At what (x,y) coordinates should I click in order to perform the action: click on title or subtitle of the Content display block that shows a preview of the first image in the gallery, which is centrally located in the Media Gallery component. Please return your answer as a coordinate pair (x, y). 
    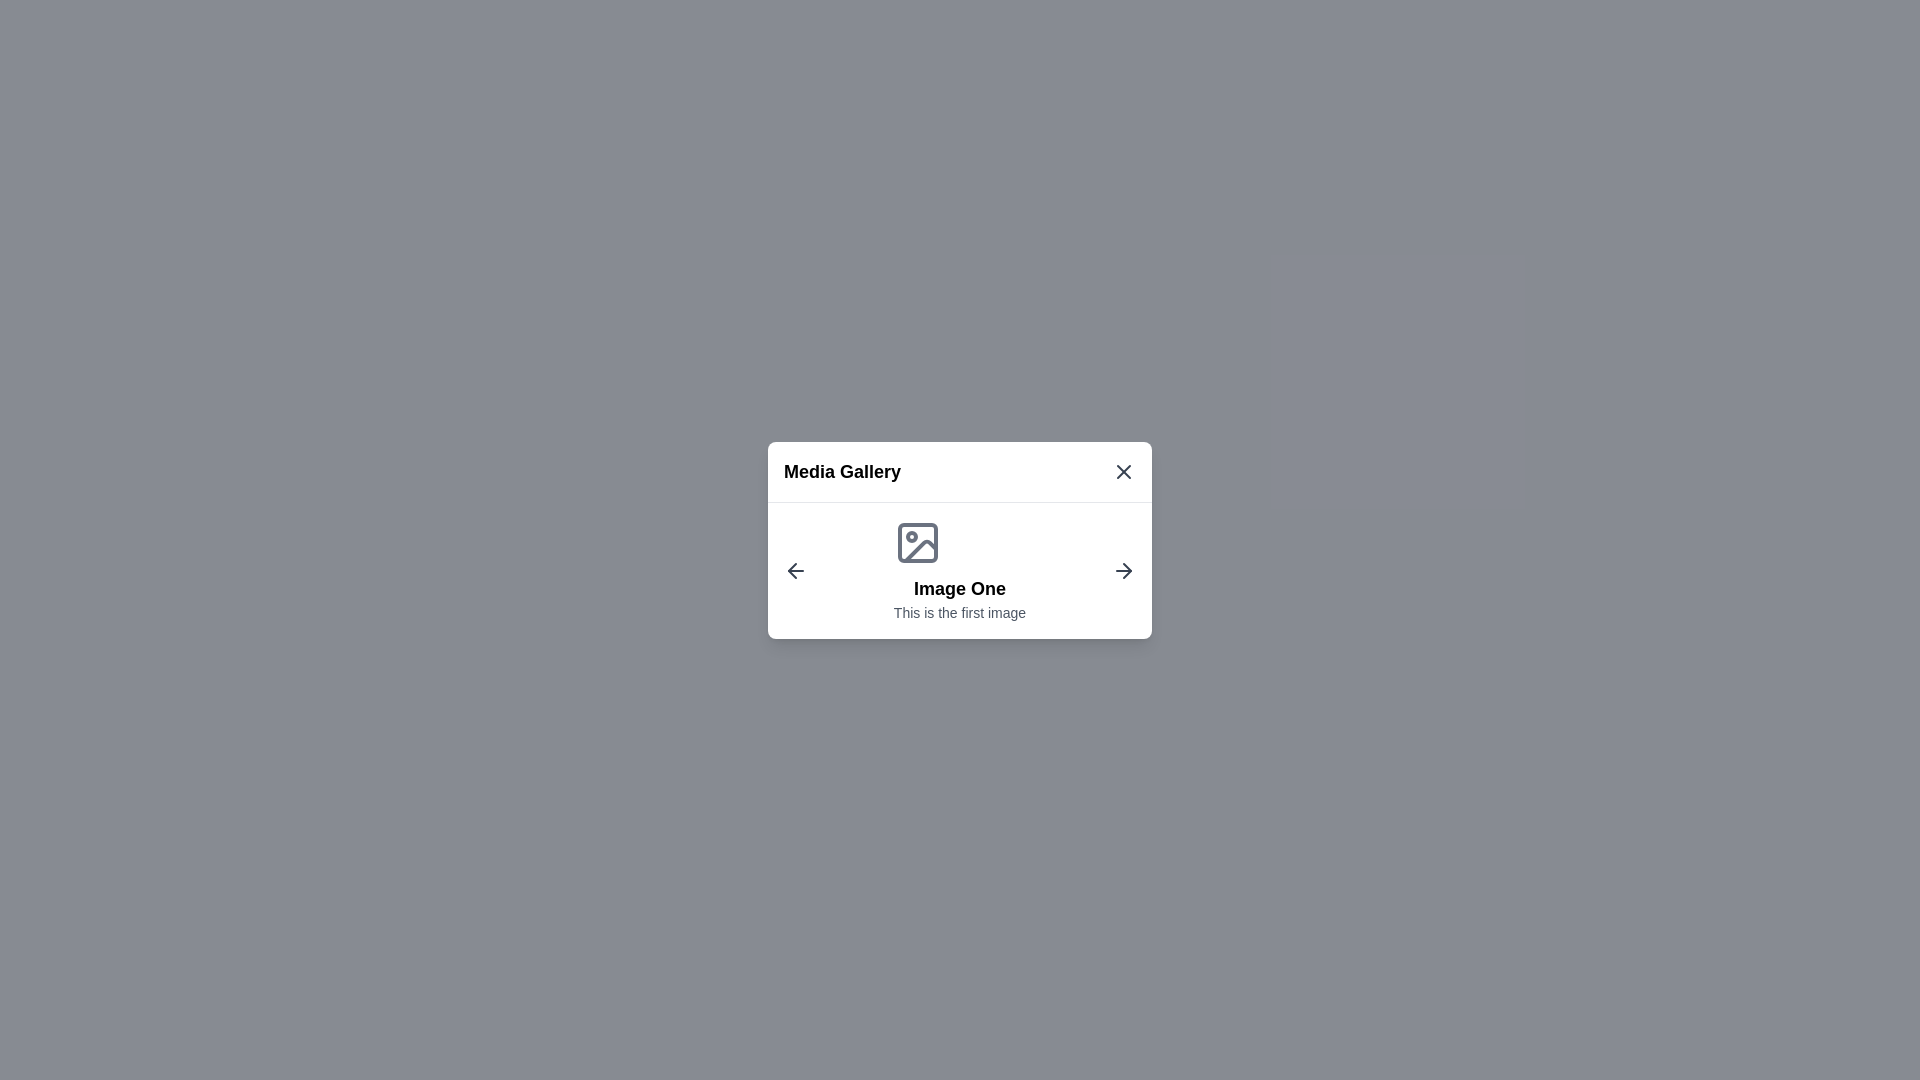
    Looking at the image, I should click on (960, 570).